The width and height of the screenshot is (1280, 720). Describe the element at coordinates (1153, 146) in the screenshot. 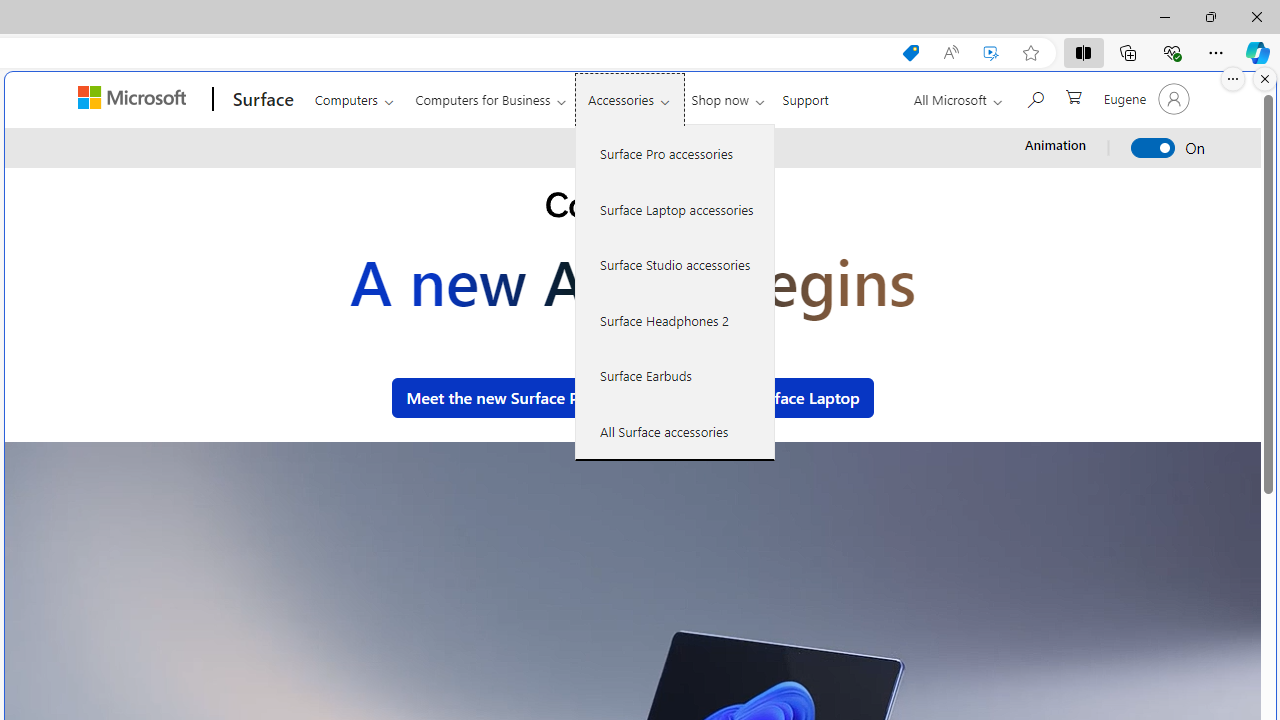

I see `'Animation On'` at that location.